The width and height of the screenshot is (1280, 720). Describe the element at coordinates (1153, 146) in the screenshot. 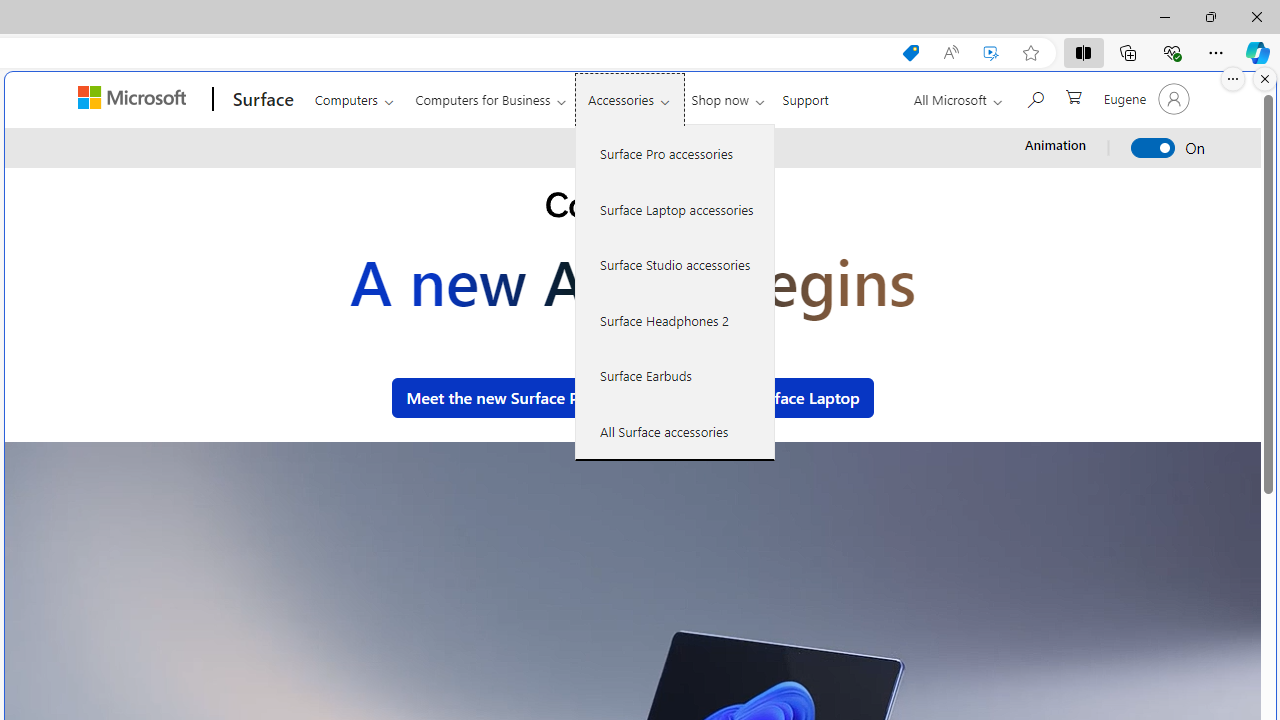

I see `'Animation On'` at that location.